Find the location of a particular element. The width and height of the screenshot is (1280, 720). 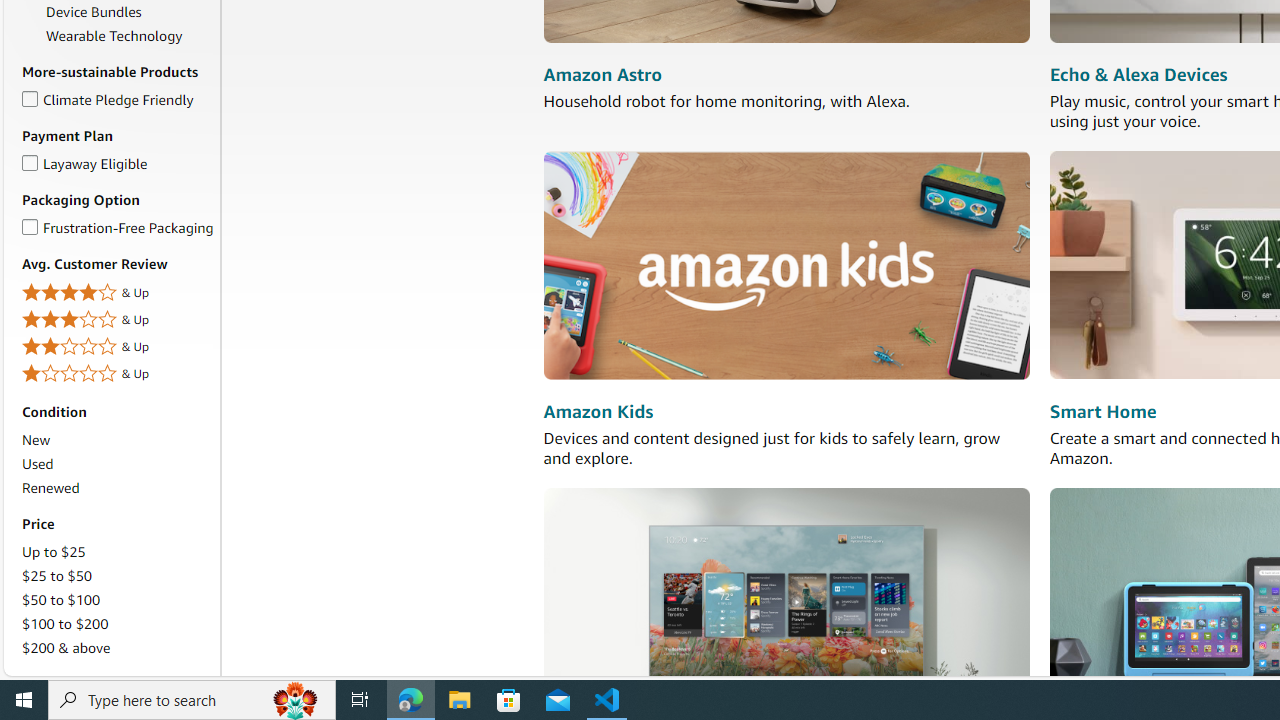

'$50 to $100' is located at coordinates (61, 599).